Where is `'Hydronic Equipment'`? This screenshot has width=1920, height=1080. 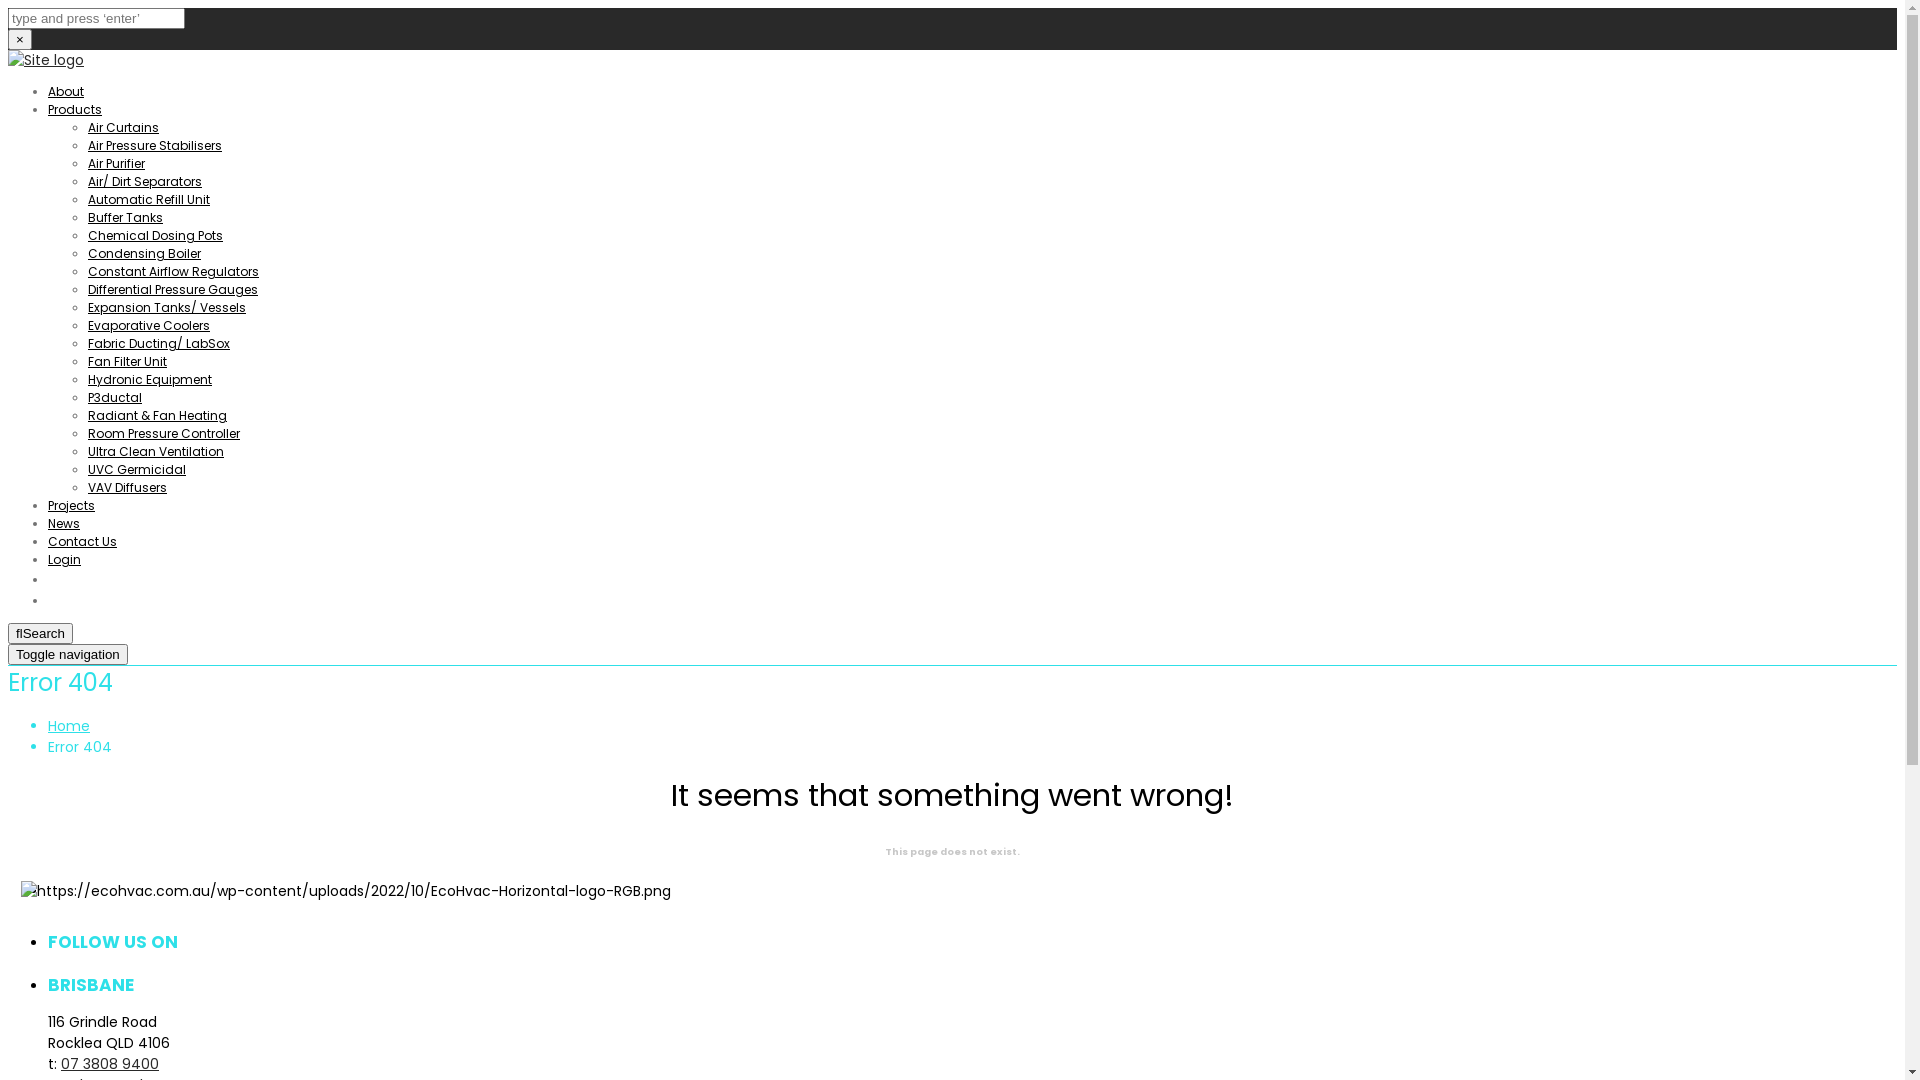
'Hydronic Equipment' is located at coordinates (148, 379).